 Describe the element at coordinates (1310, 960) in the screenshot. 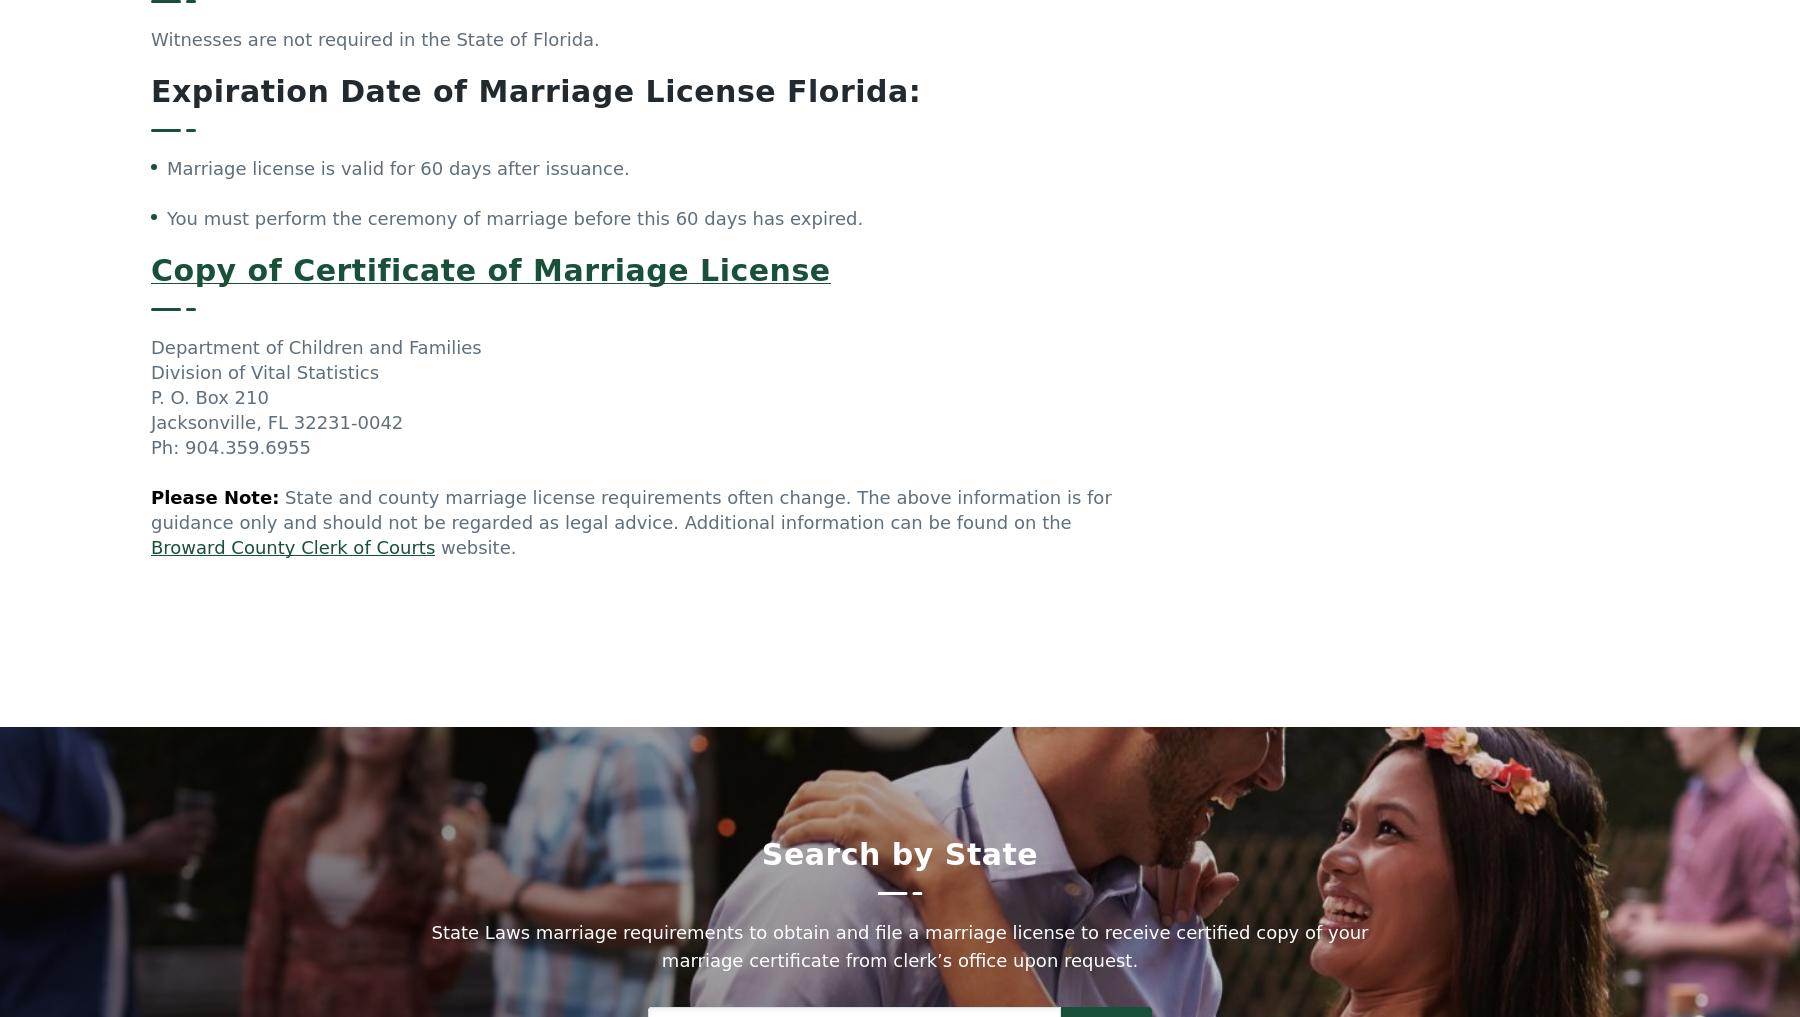

I see `'Texas Law'` at that location.